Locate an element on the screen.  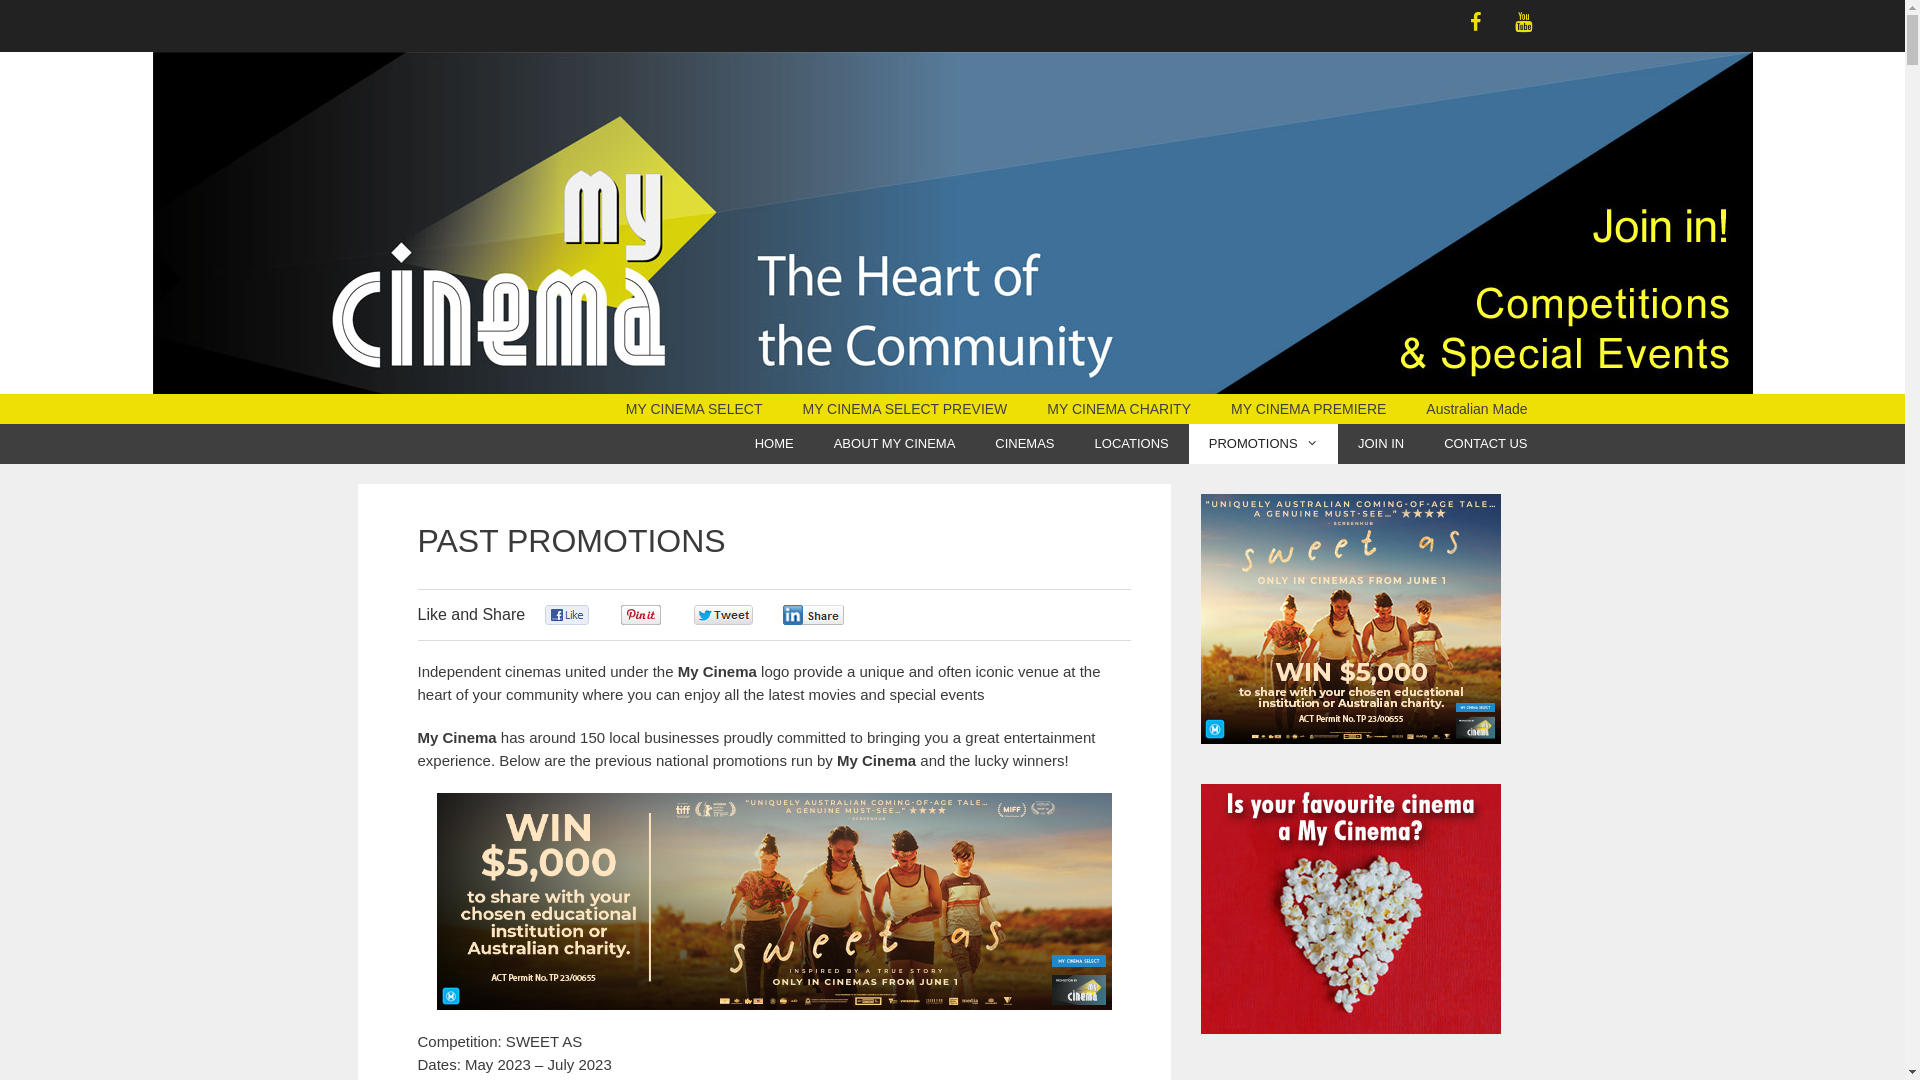
'Be the first one to tweet this article!' is located at coordinates (743, 614).